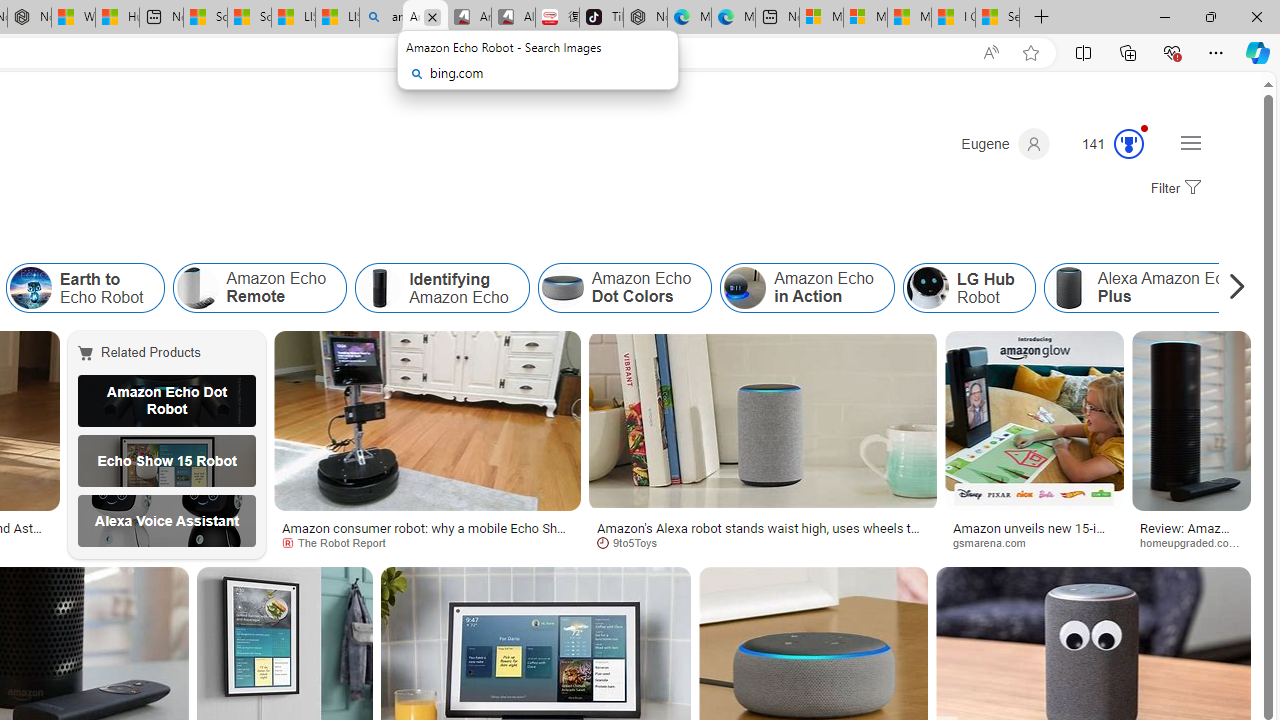 Image resolution: width=1280 pixels, height=720 pixels. Describe the element at coordinates (1034, 542) in the screenshot. I see `'gsmarena.com'` at that location.